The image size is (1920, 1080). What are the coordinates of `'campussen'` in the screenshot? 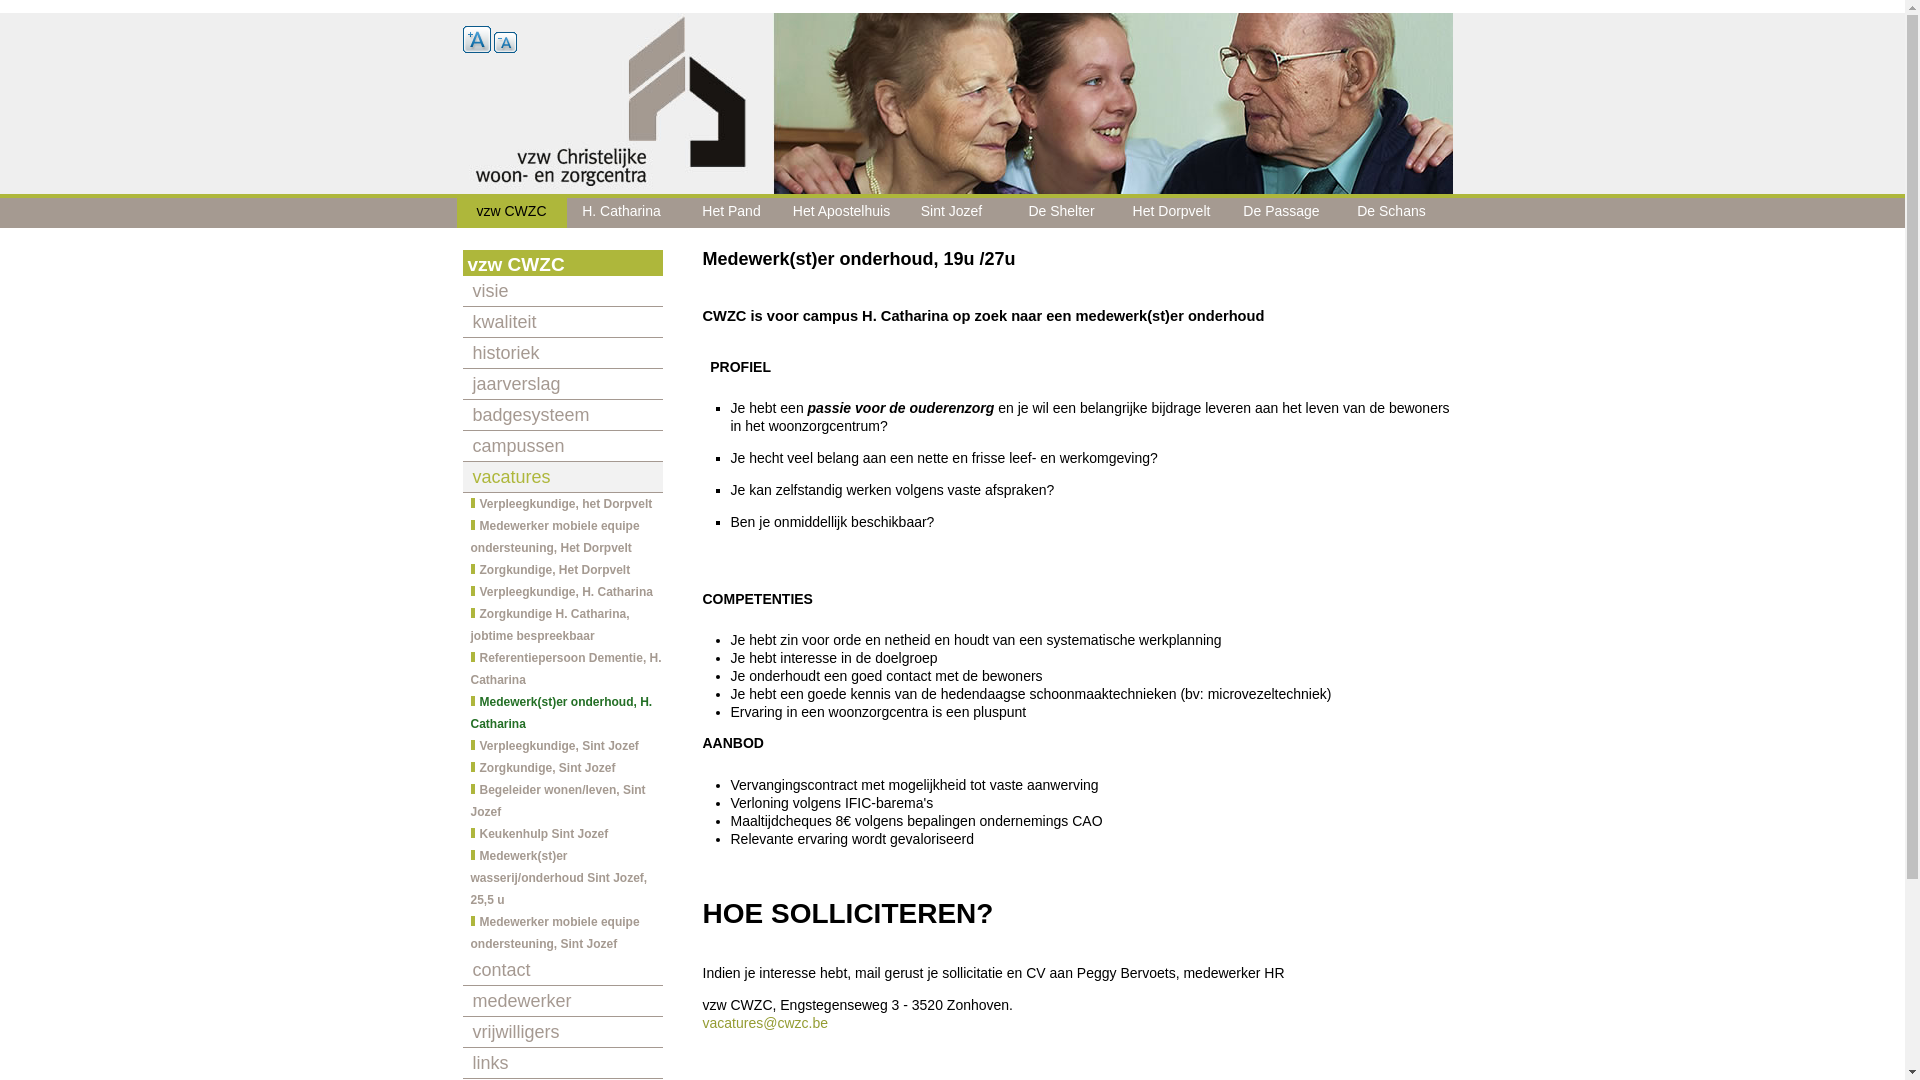 It's located at (560, 445).